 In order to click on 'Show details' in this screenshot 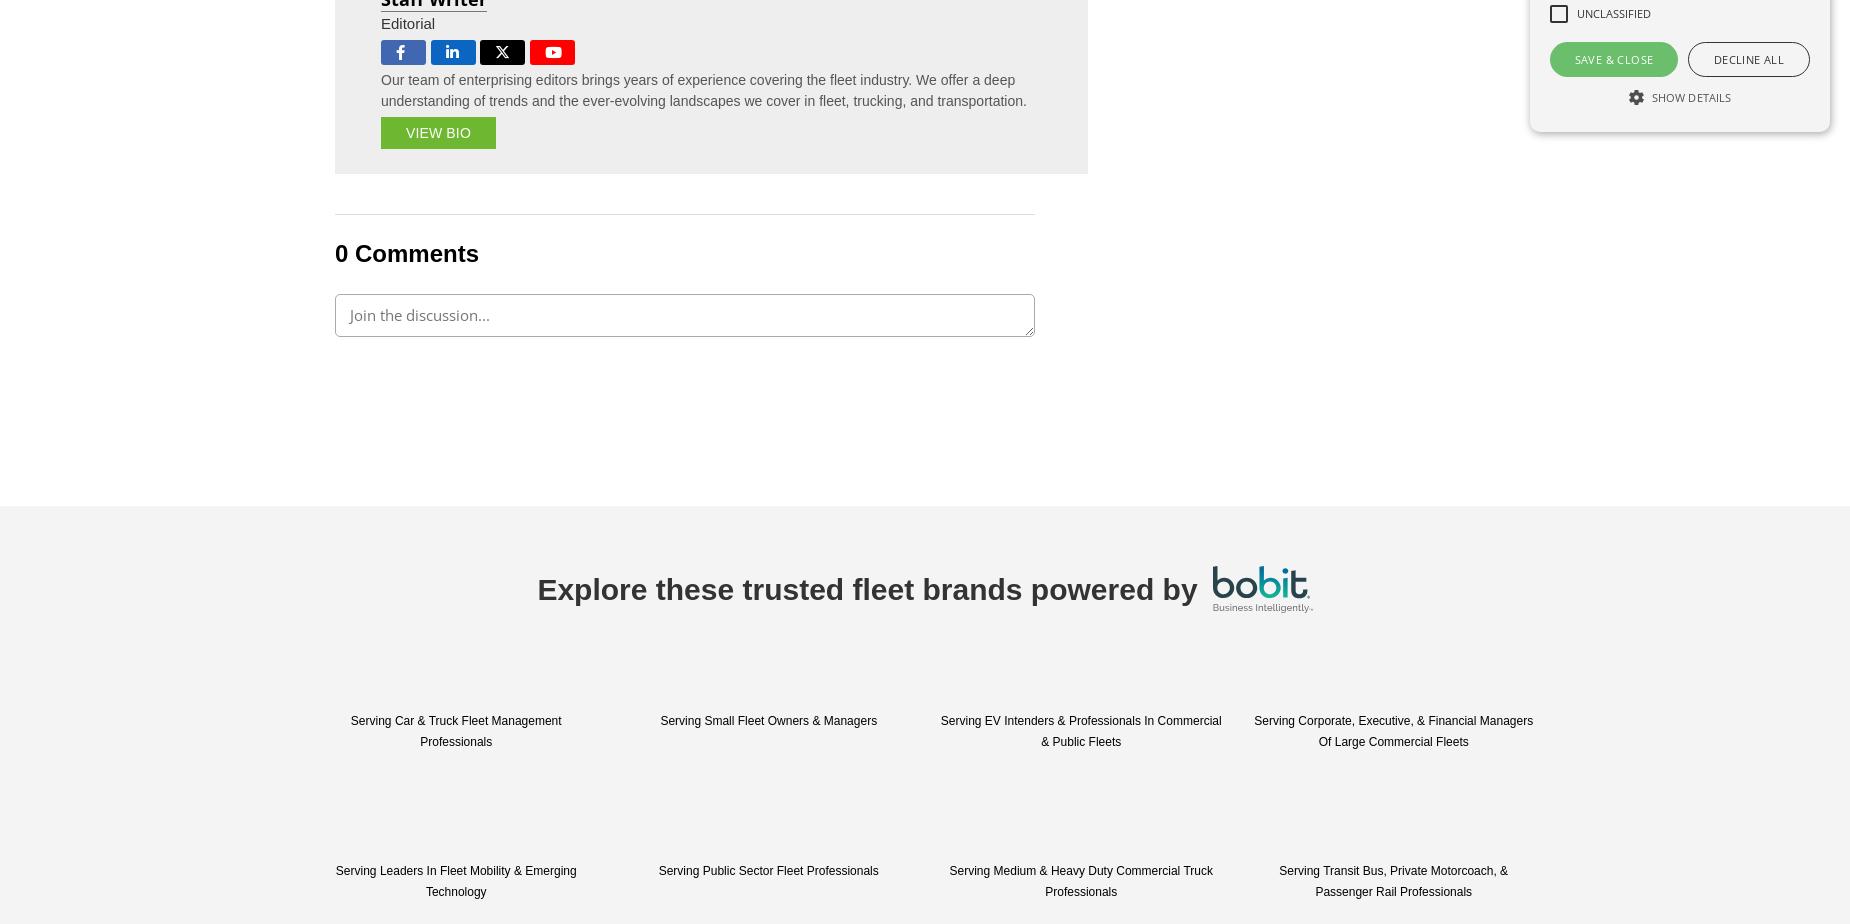, I will do `click(1691, 97)`.